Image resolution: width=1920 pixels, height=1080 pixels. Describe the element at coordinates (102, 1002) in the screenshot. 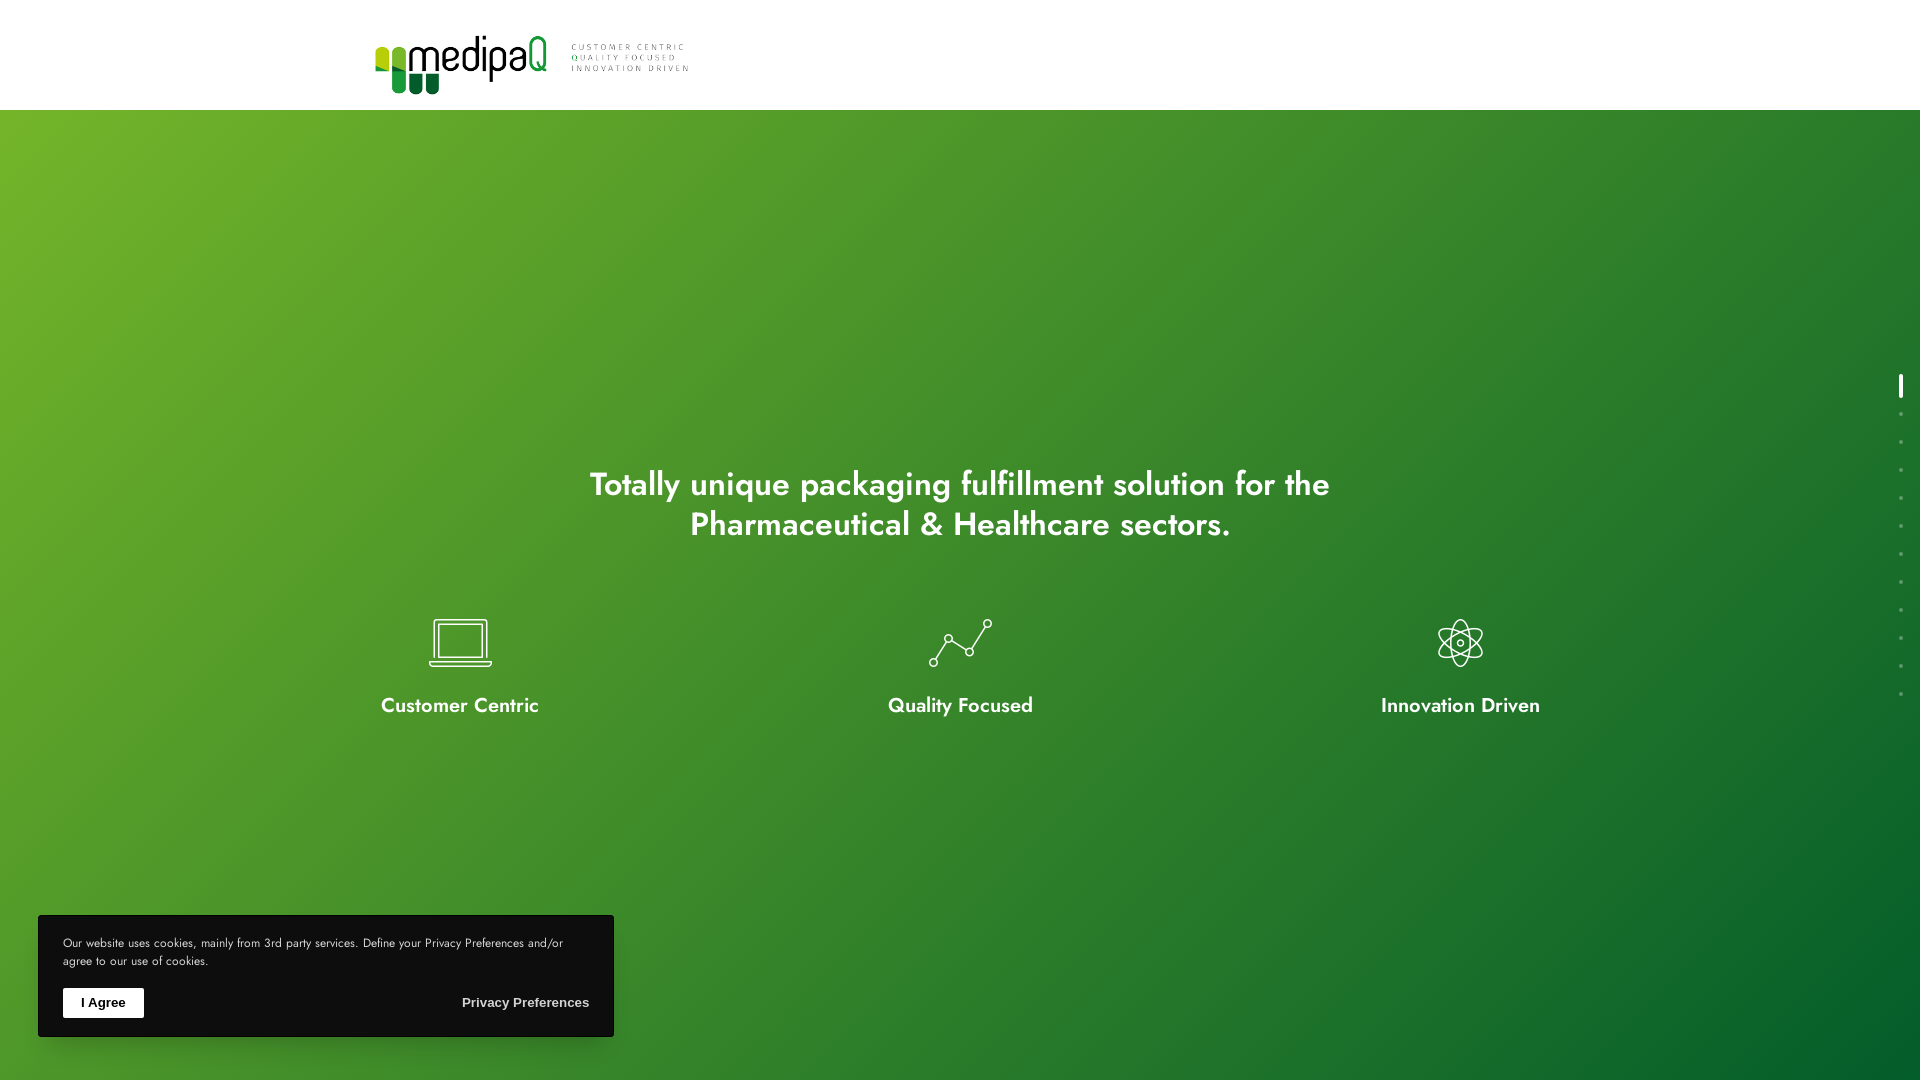

I see `'I Agree'` at that location.